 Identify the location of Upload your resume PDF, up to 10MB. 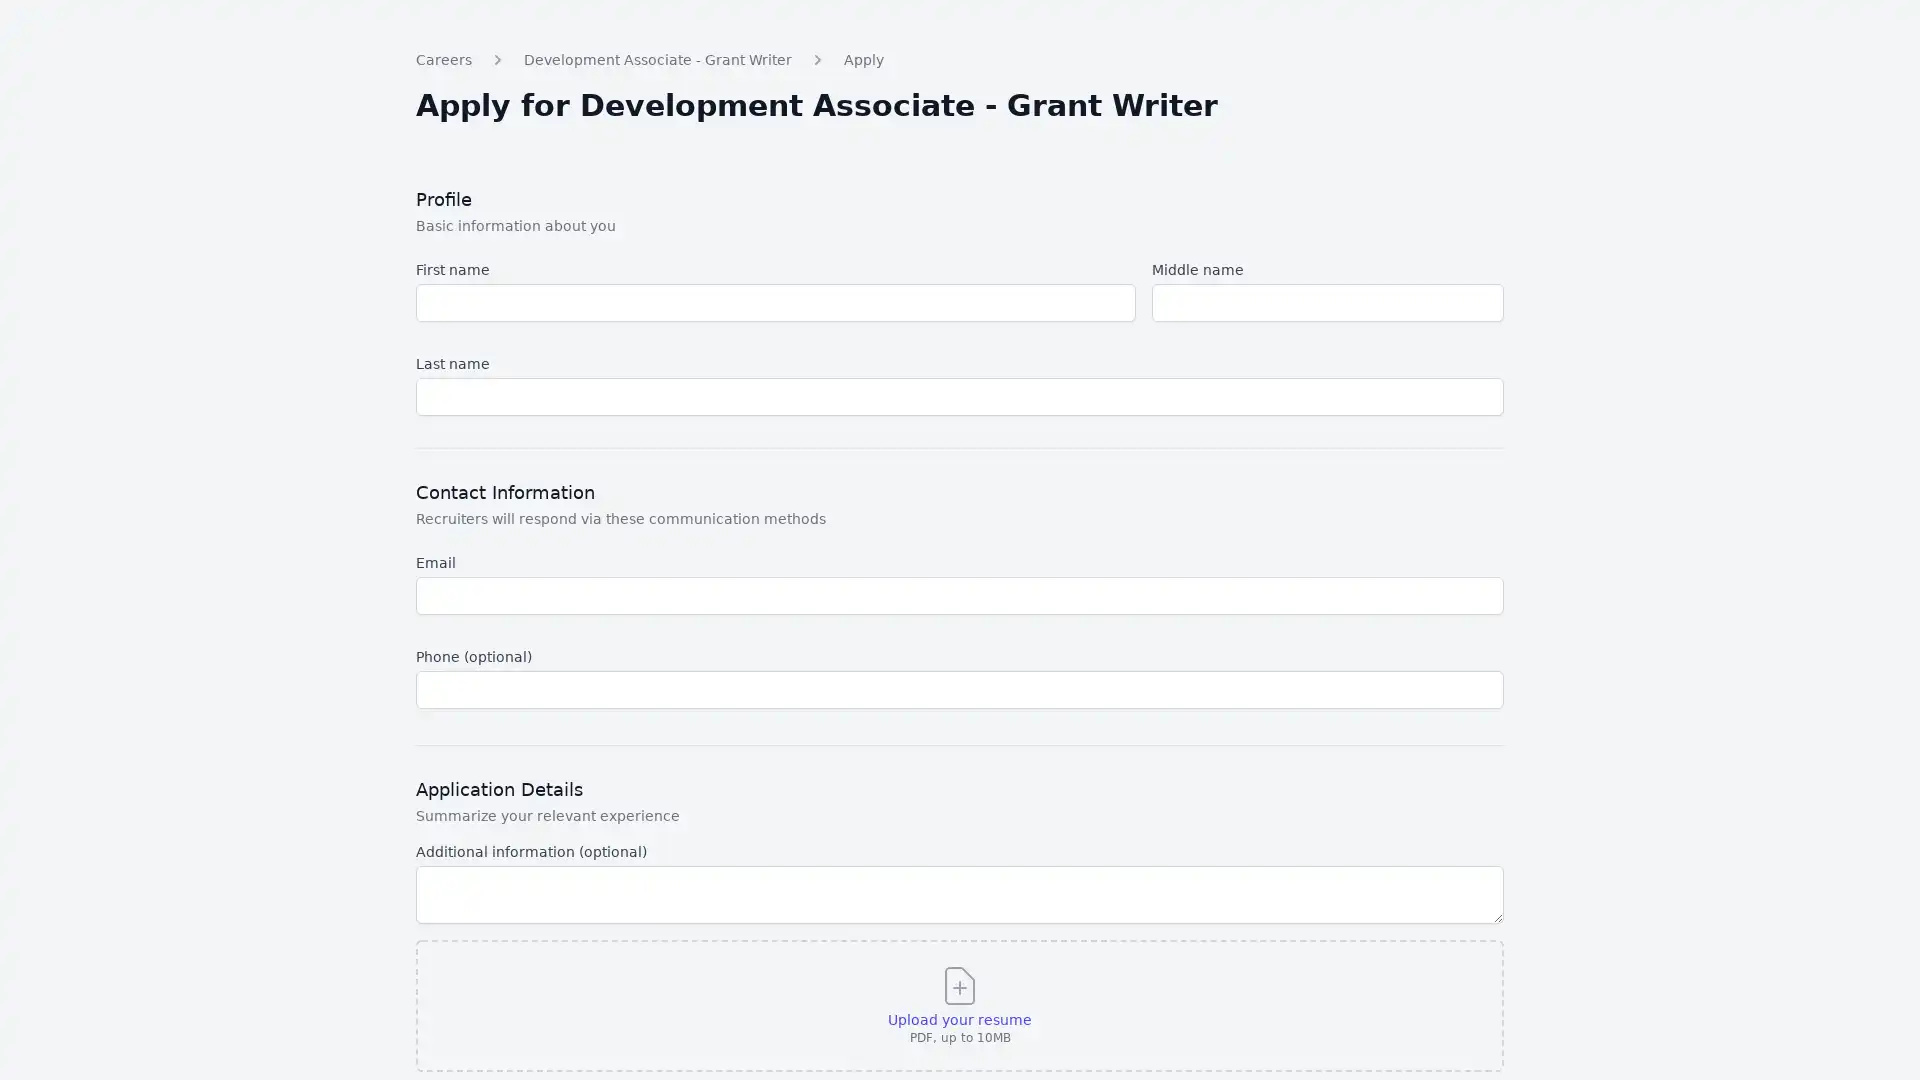
(958, 1044).